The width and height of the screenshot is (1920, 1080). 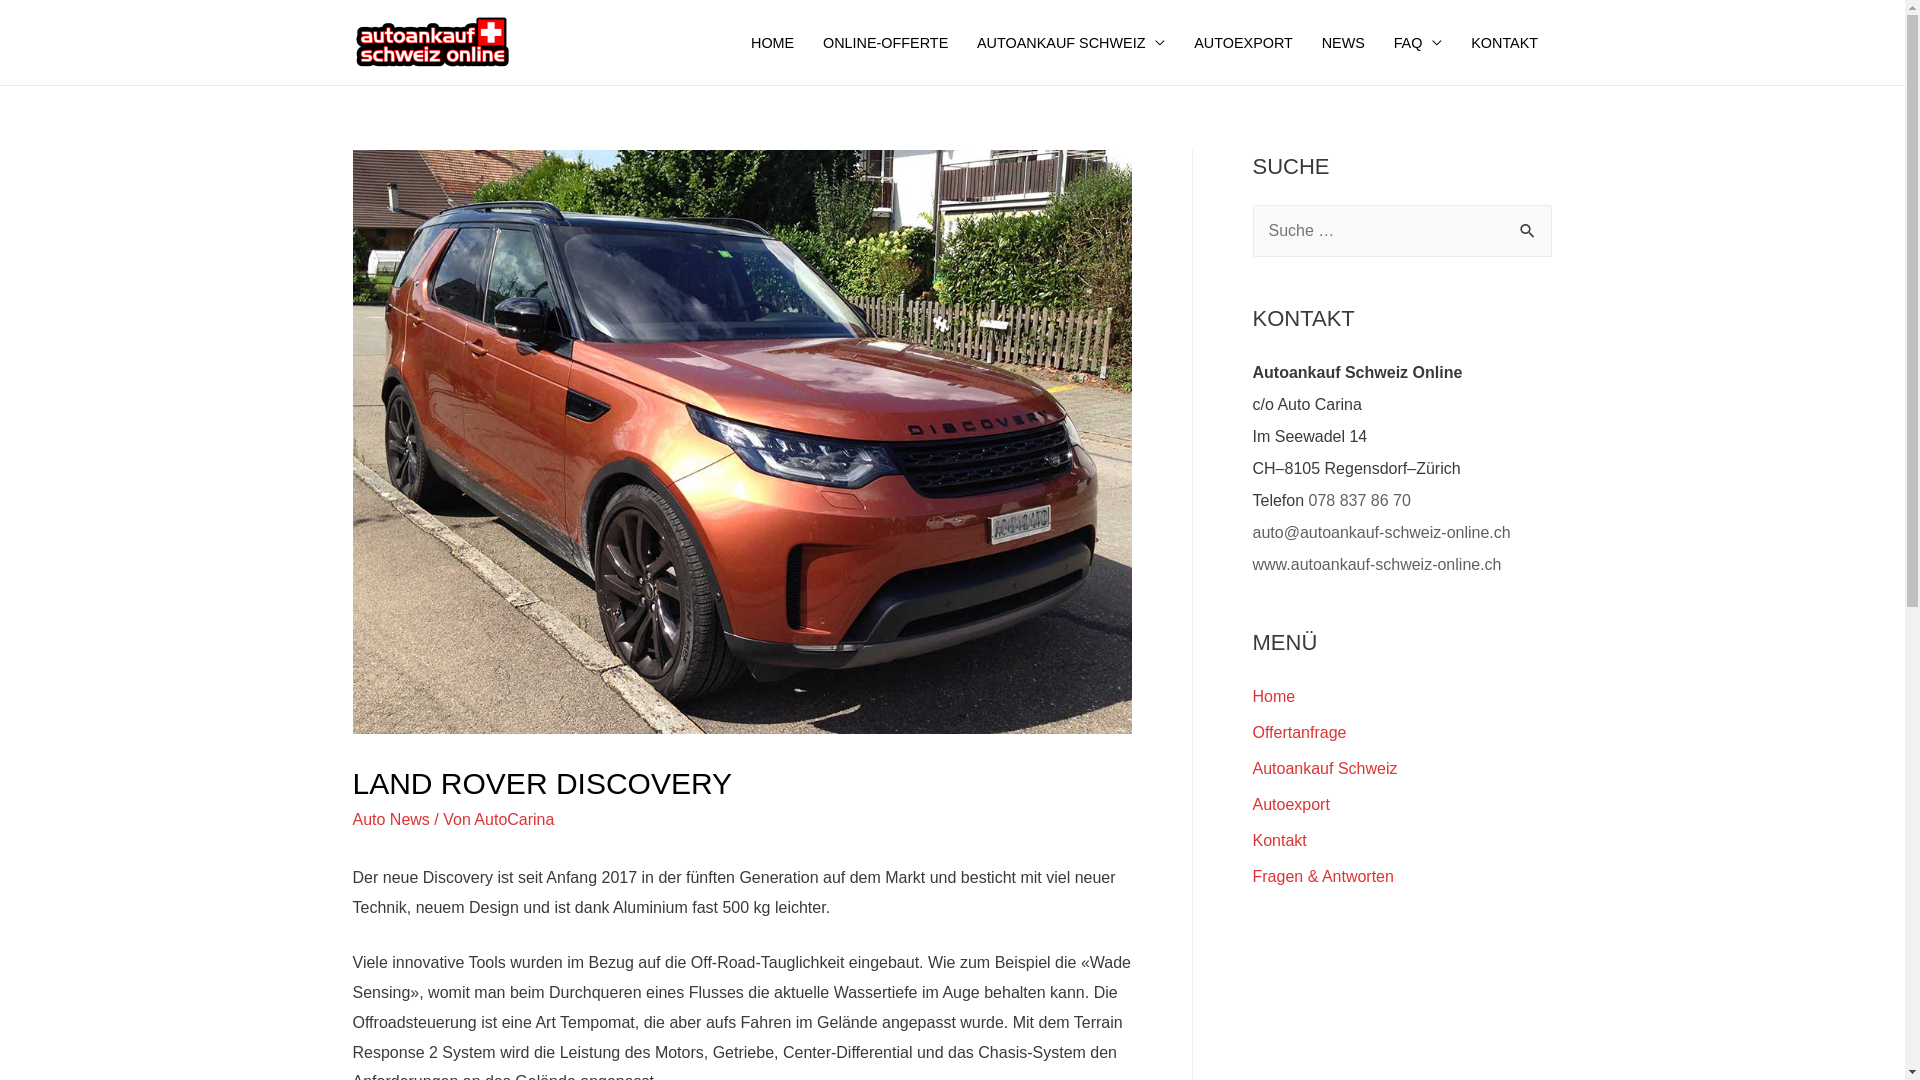 What do you see at coordinates (1505, 42) in the screenshot?
I see `'KONTAKT'` at bounding box center [1505, 42].